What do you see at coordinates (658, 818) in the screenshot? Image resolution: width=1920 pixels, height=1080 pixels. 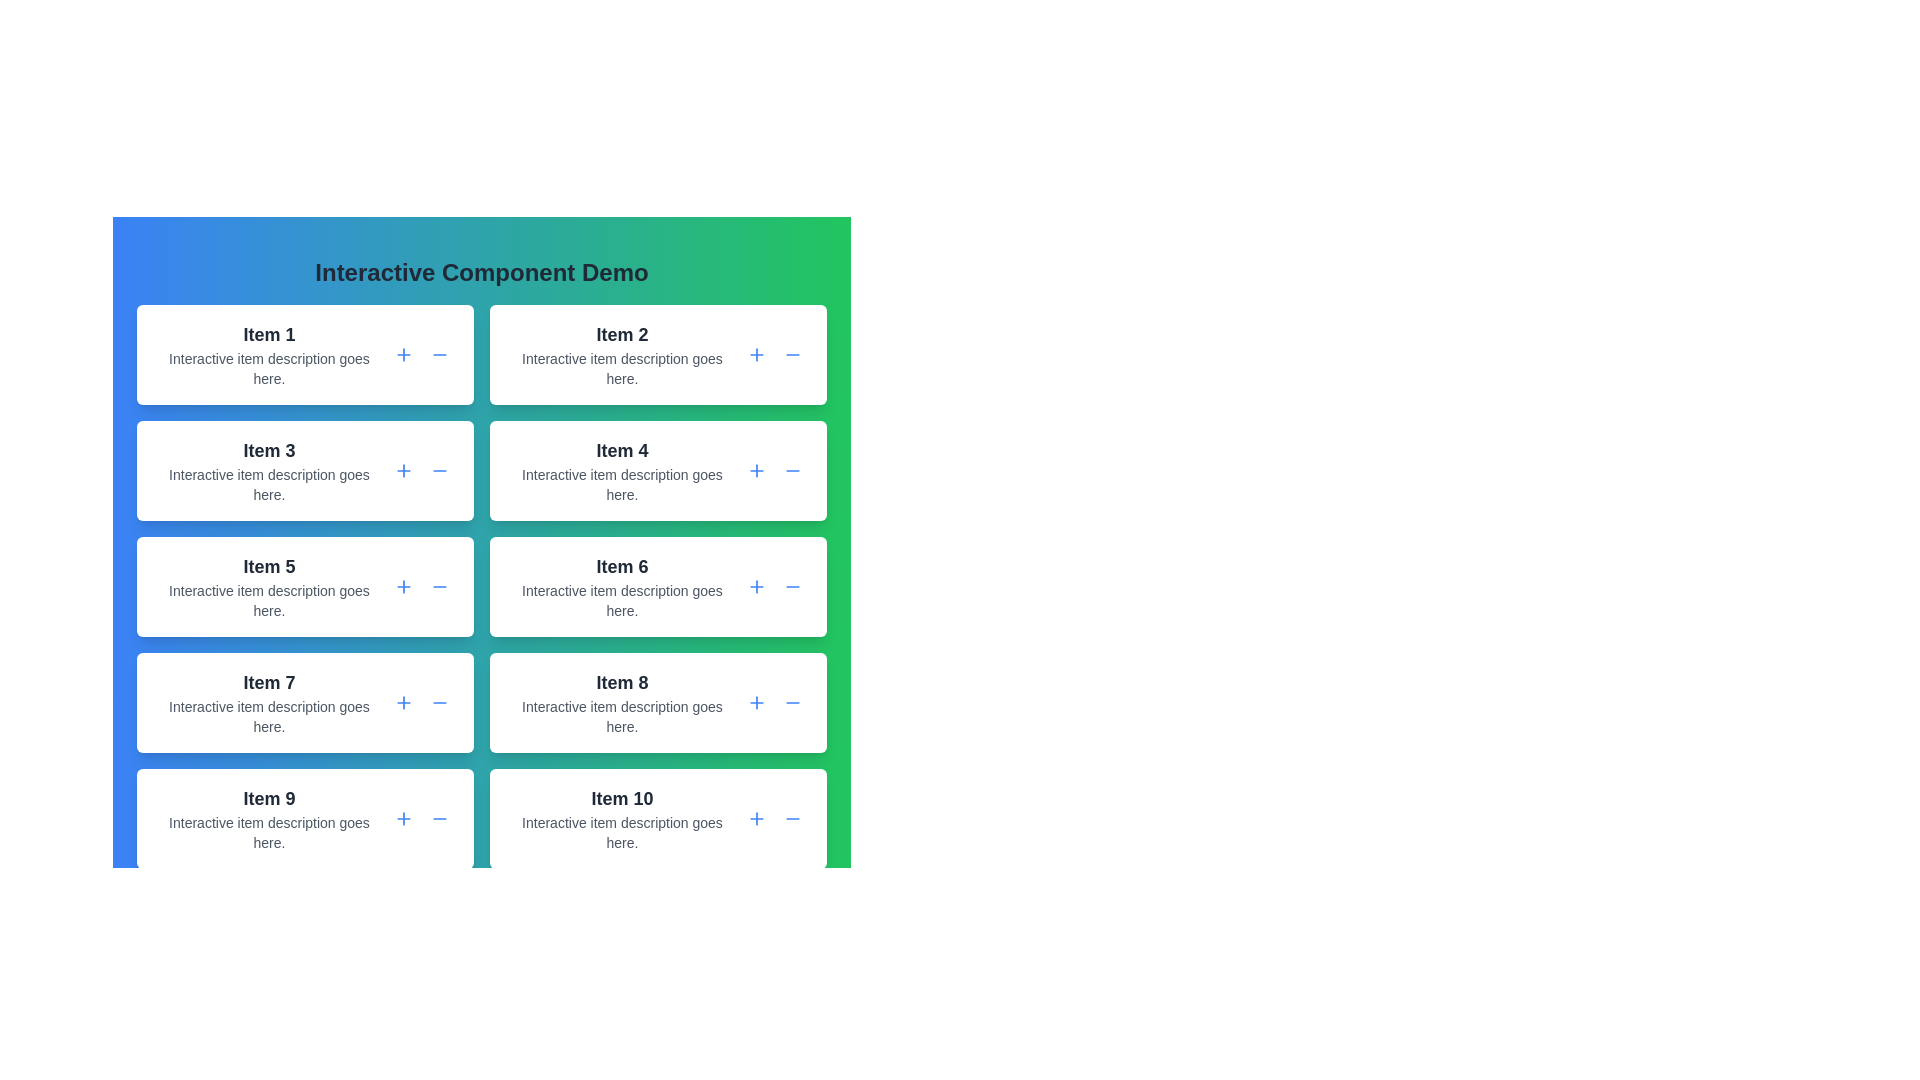 I see `the minus (-) button of the interactive card located at the bottom-right corner of the grid, which is the 10th card in a 2-column layout` at bounding box center [658, 818].